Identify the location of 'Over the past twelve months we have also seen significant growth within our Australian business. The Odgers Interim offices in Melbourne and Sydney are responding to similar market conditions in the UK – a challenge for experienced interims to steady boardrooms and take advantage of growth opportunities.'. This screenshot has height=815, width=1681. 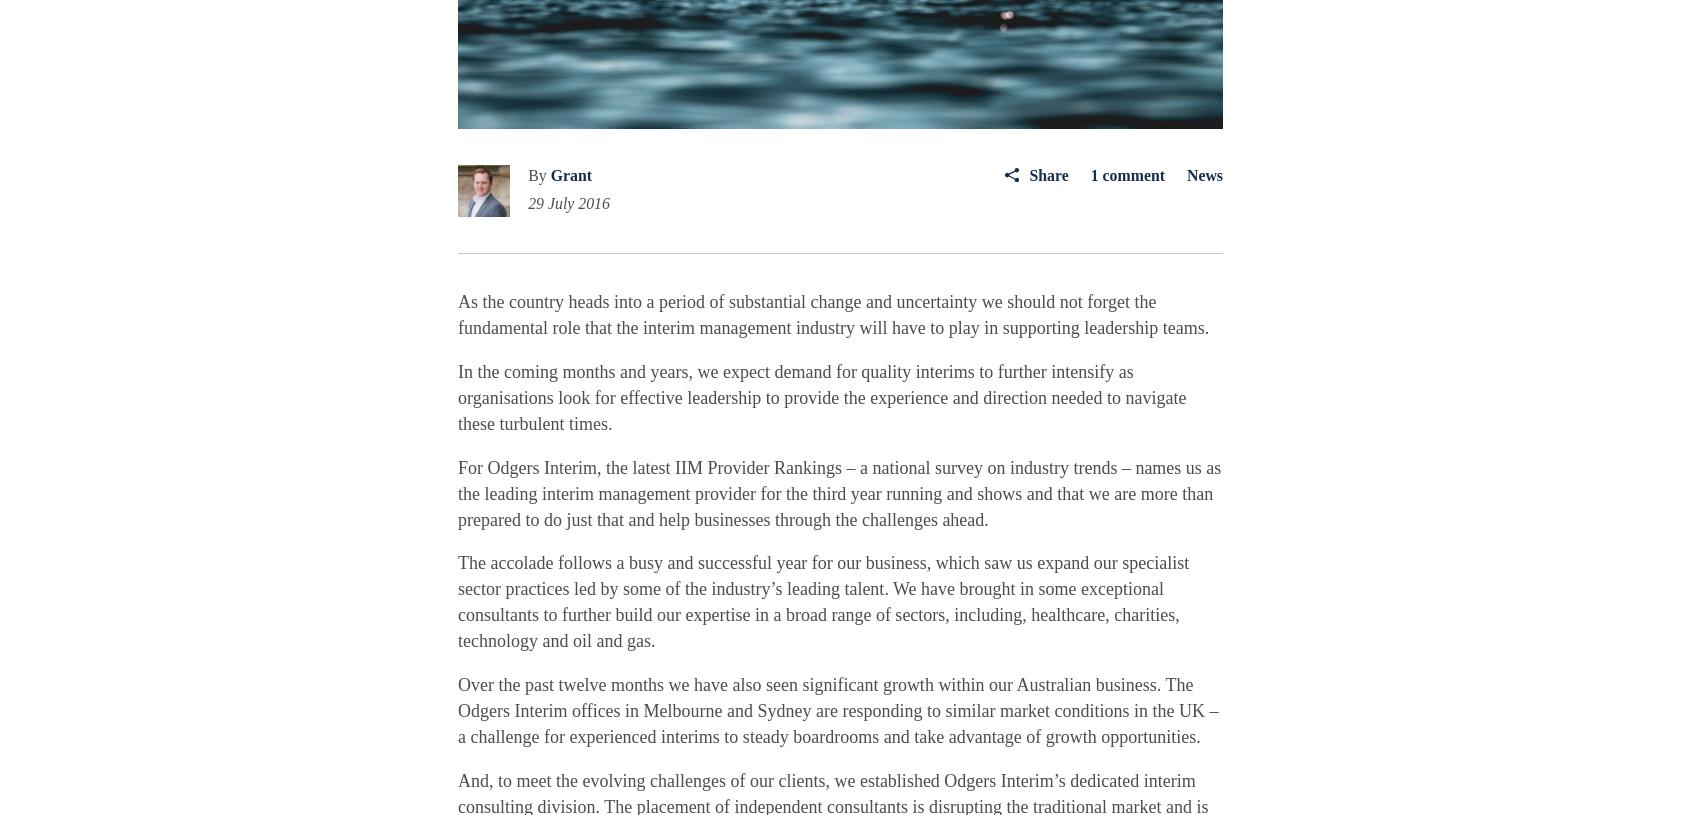
(836, 710).